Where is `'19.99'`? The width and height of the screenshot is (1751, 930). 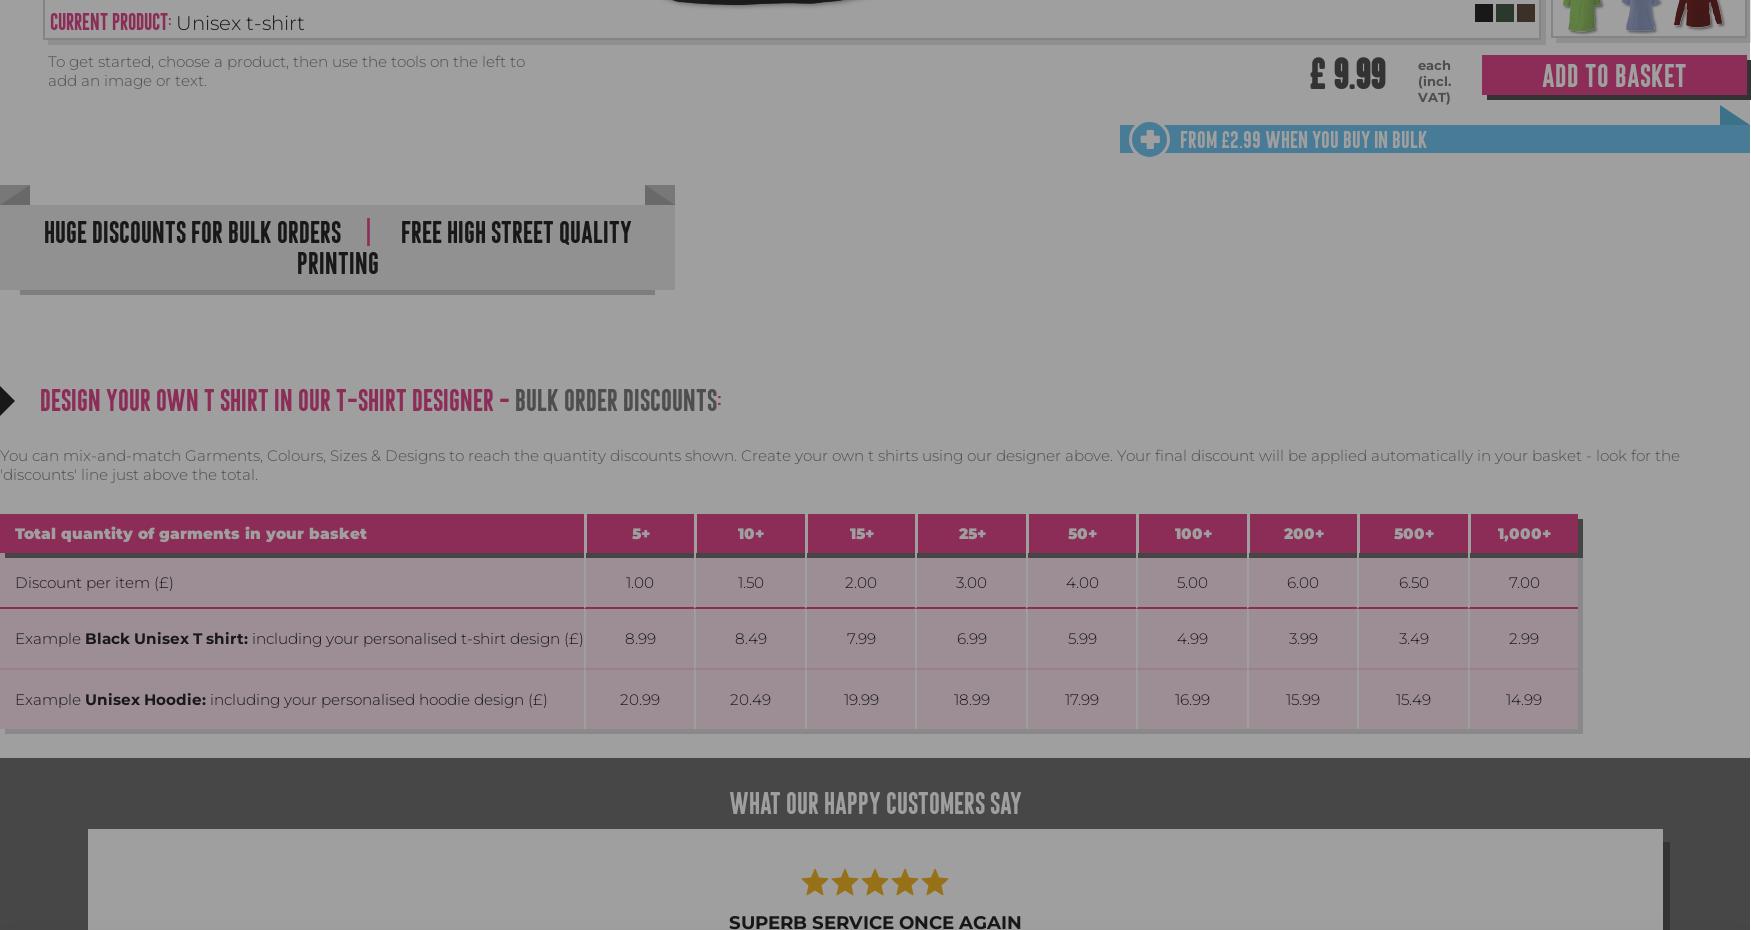
'19.99' is located at coordinates (860, 699).